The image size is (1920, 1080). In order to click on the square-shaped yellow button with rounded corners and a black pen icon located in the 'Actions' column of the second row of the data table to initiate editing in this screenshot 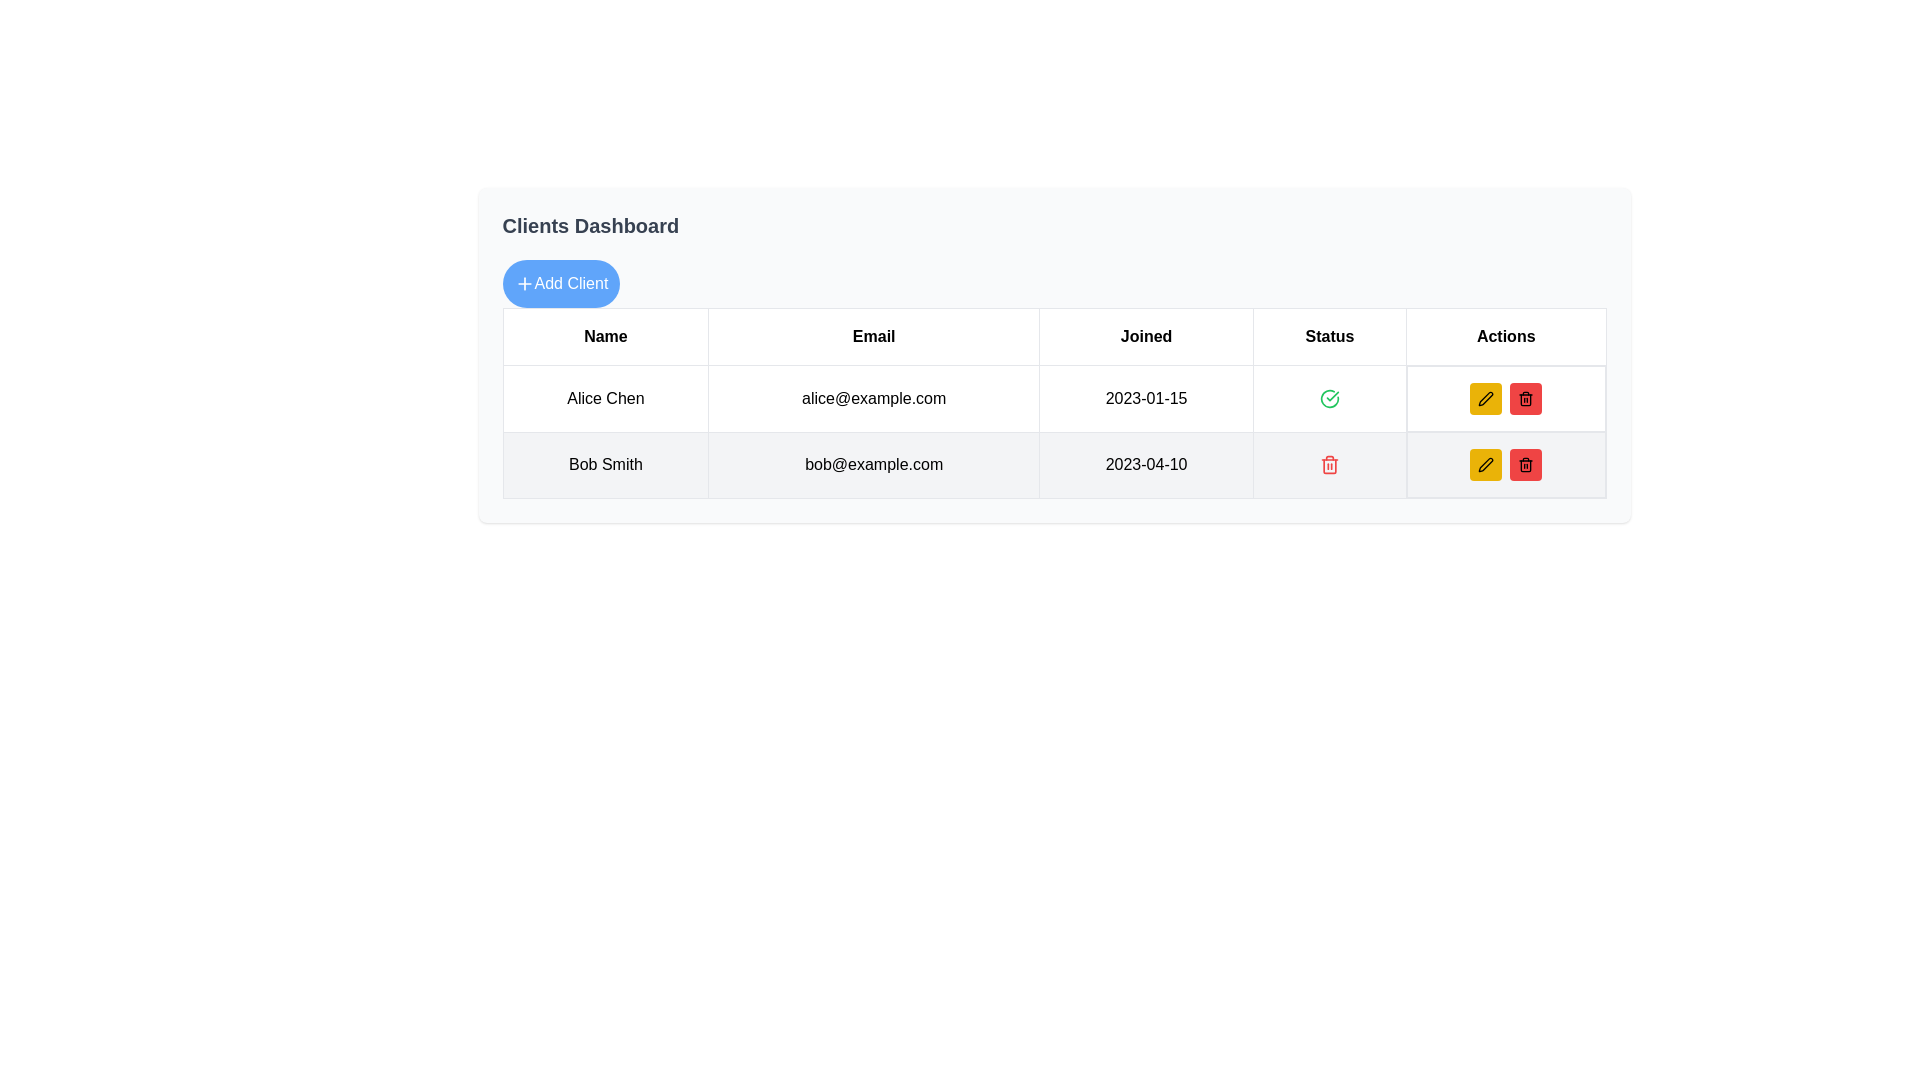, I will do `click(1486, 465)`.